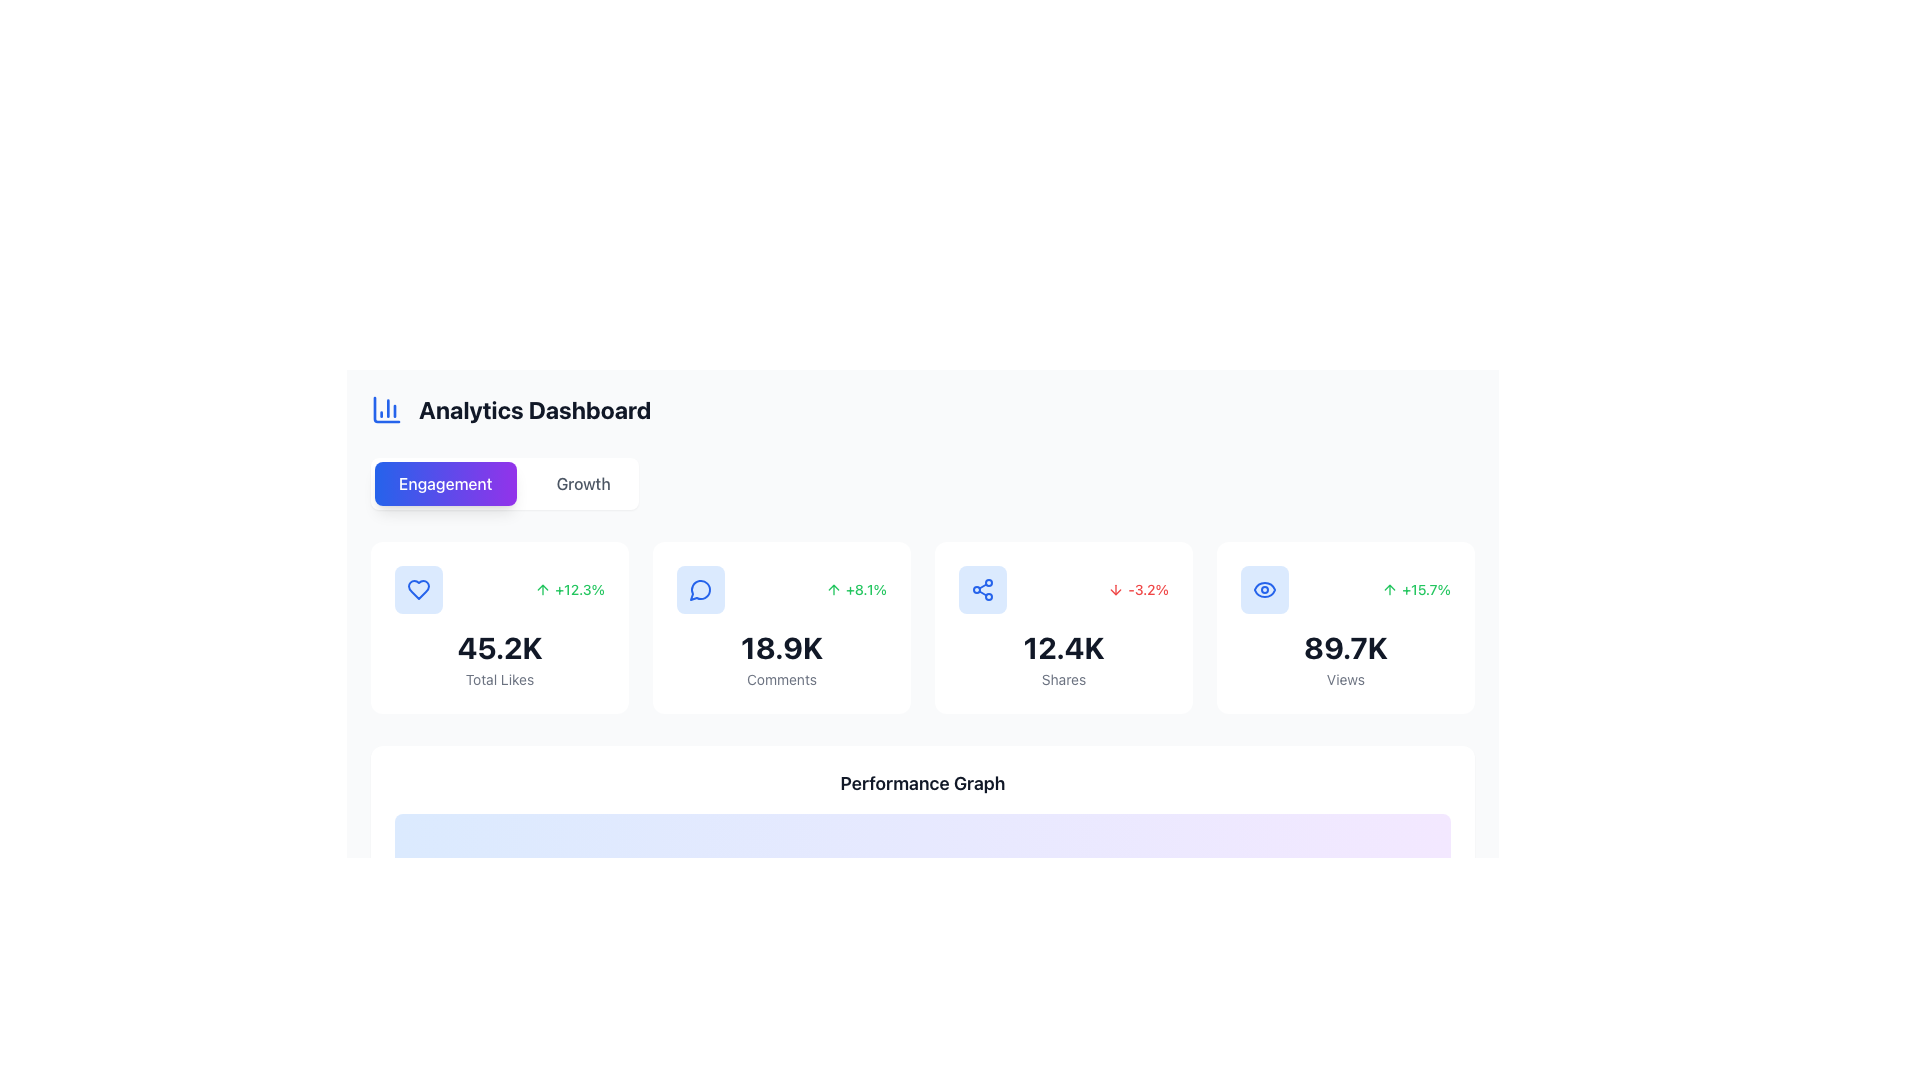  I want to click on the 'Growth' button located to the right of the 'Engagement' button in the button group at the top of the dashboard interface, so click(582, 483).